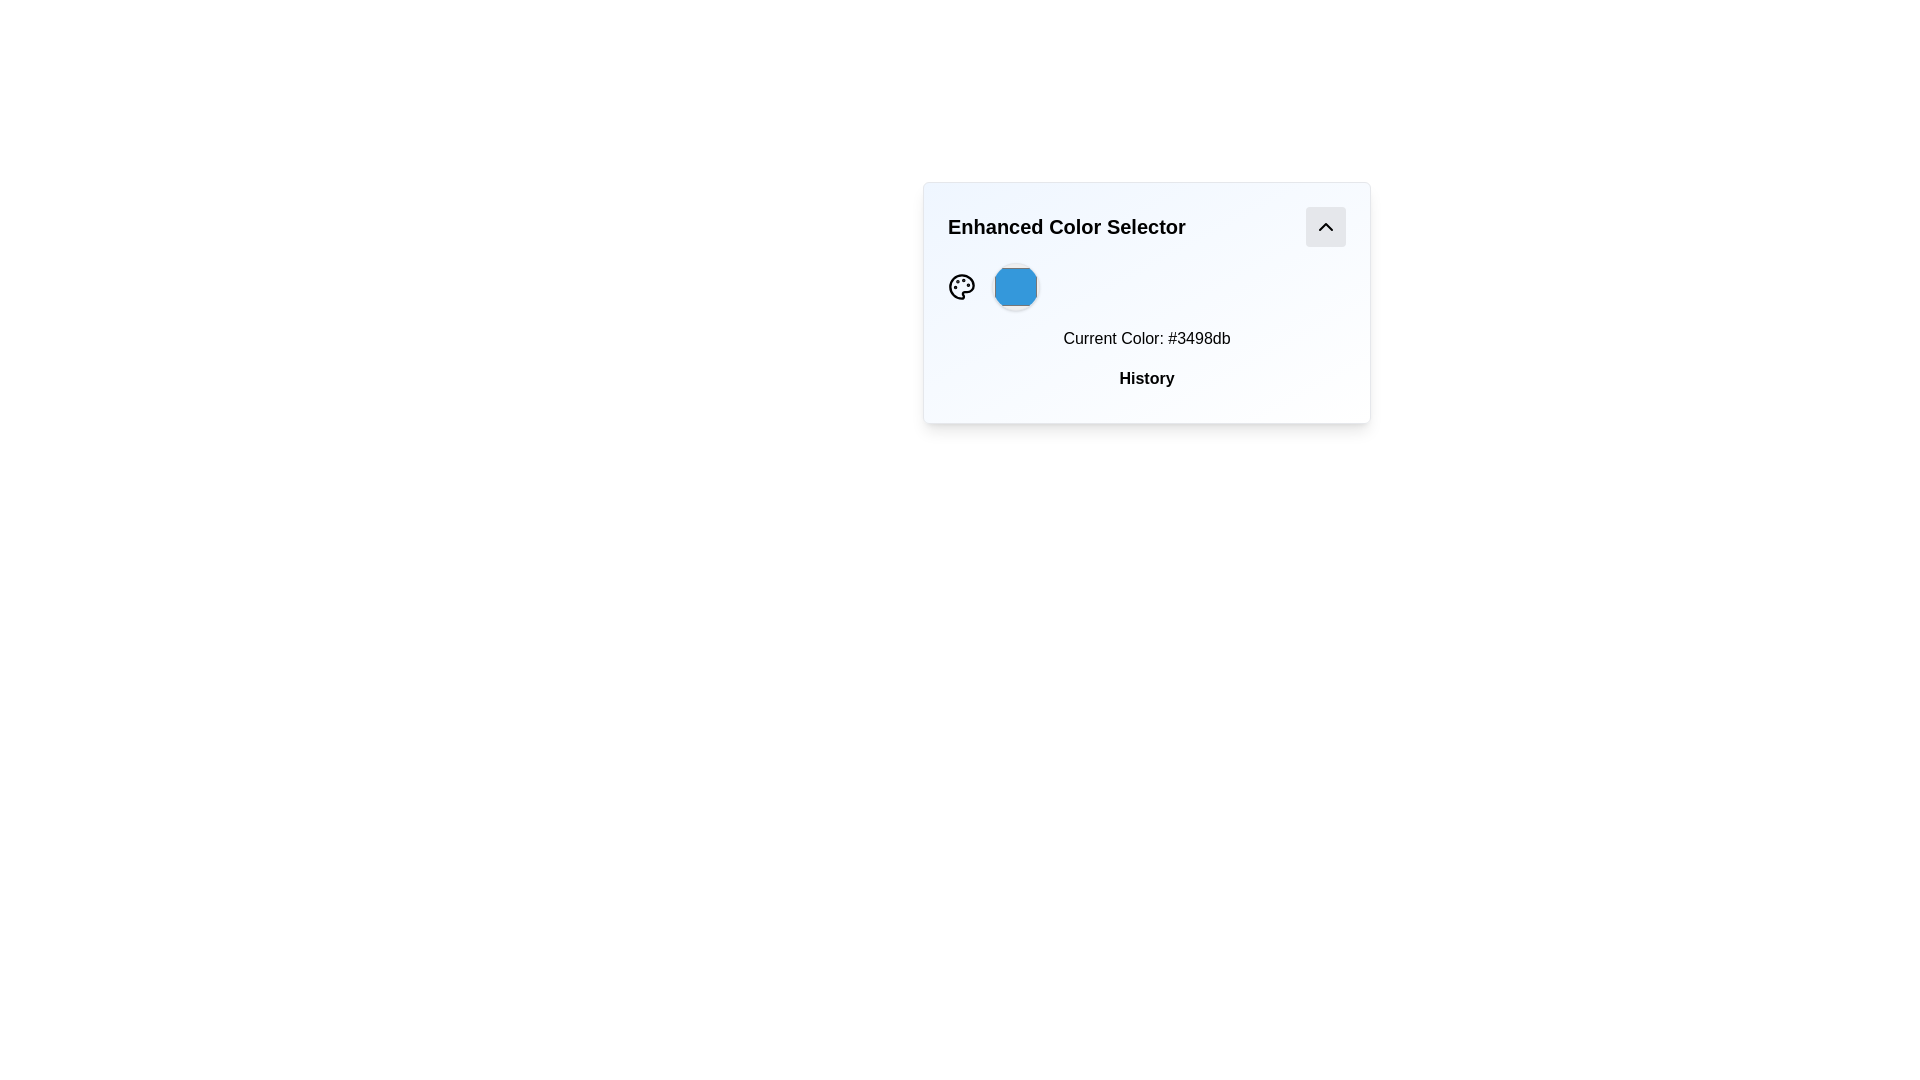 The image size is (1920, 1080). I want to click on the upward-facing chevron icon within the light gray button located in the top-right corner of the white card labeled 'Enhanced Color Selector', so click(1325, 226).